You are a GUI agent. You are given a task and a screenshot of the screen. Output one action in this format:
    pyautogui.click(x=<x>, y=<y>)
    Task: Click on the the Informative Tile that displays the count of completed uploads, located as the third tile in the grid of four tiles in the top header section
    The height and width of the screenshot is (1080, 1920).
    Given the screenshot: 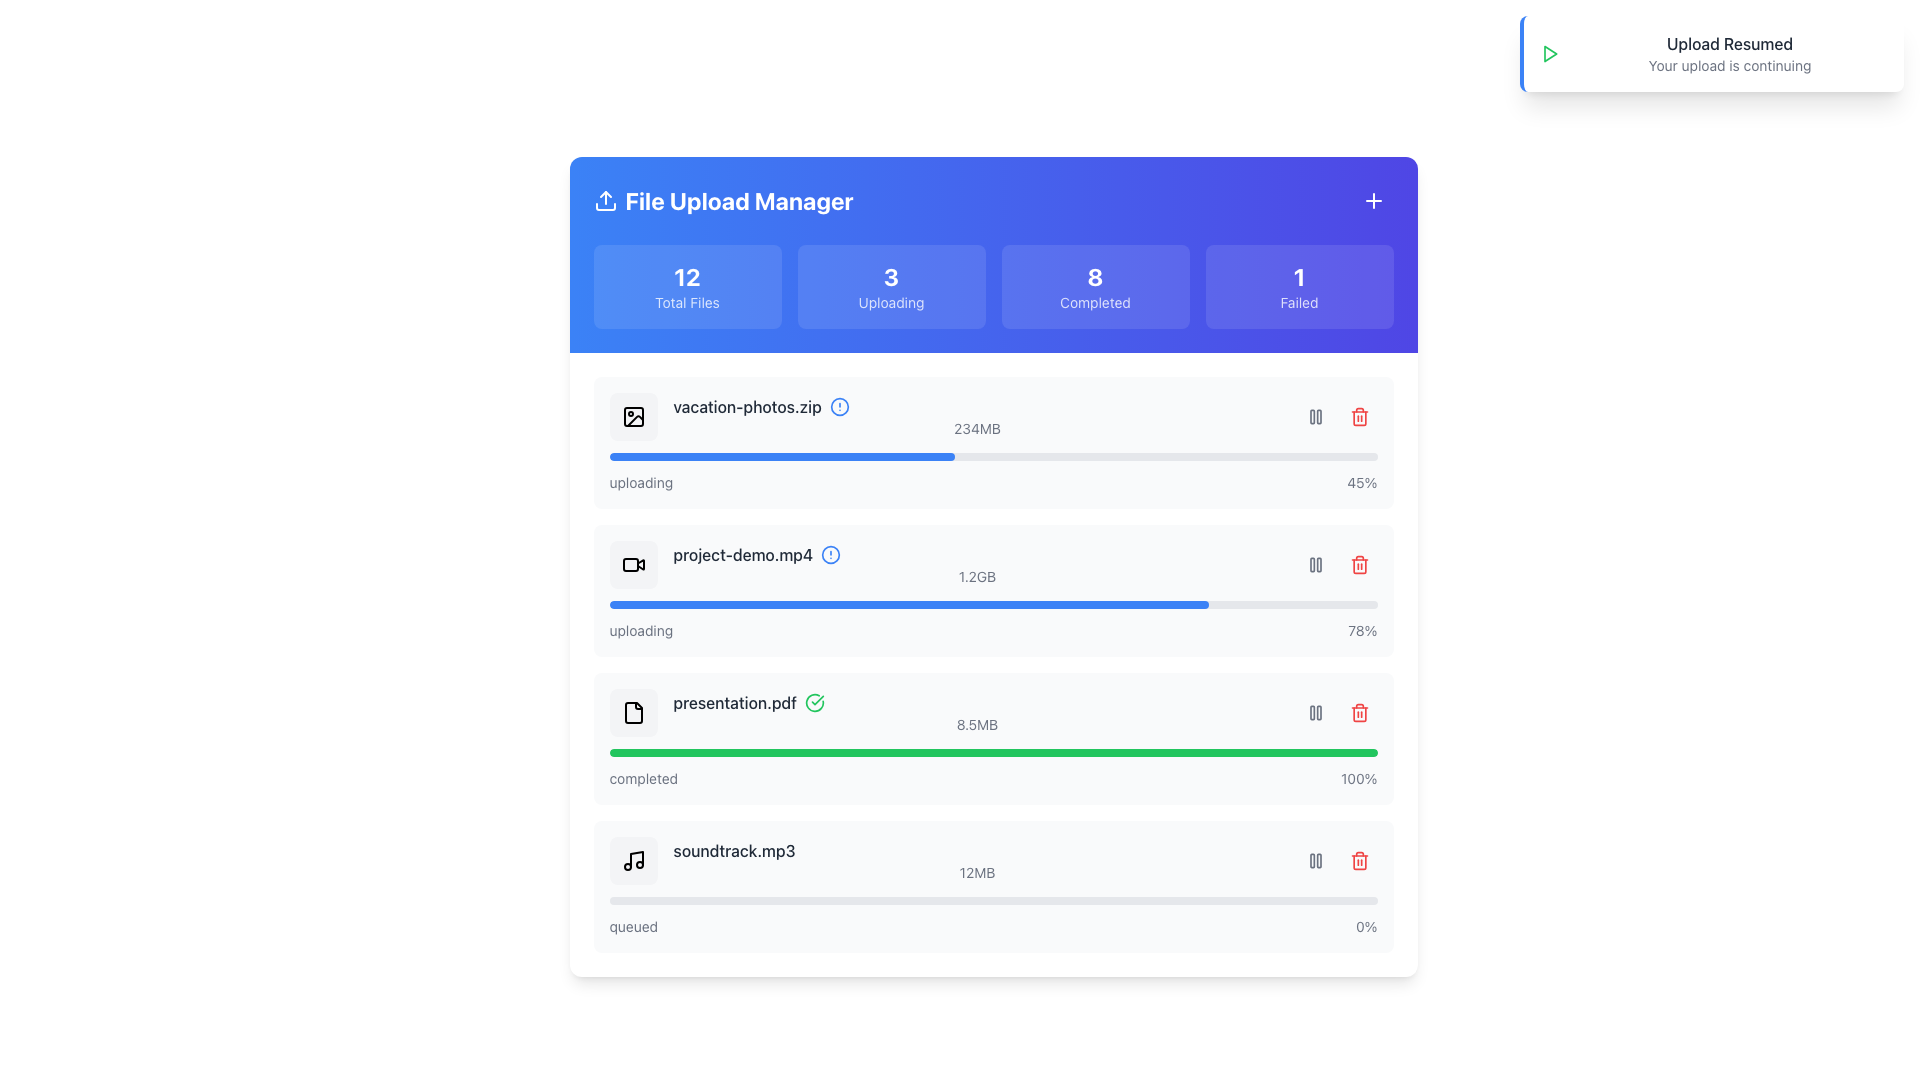 What is the action you would take?
    pyautogui.click(x=1094, y=286)
    